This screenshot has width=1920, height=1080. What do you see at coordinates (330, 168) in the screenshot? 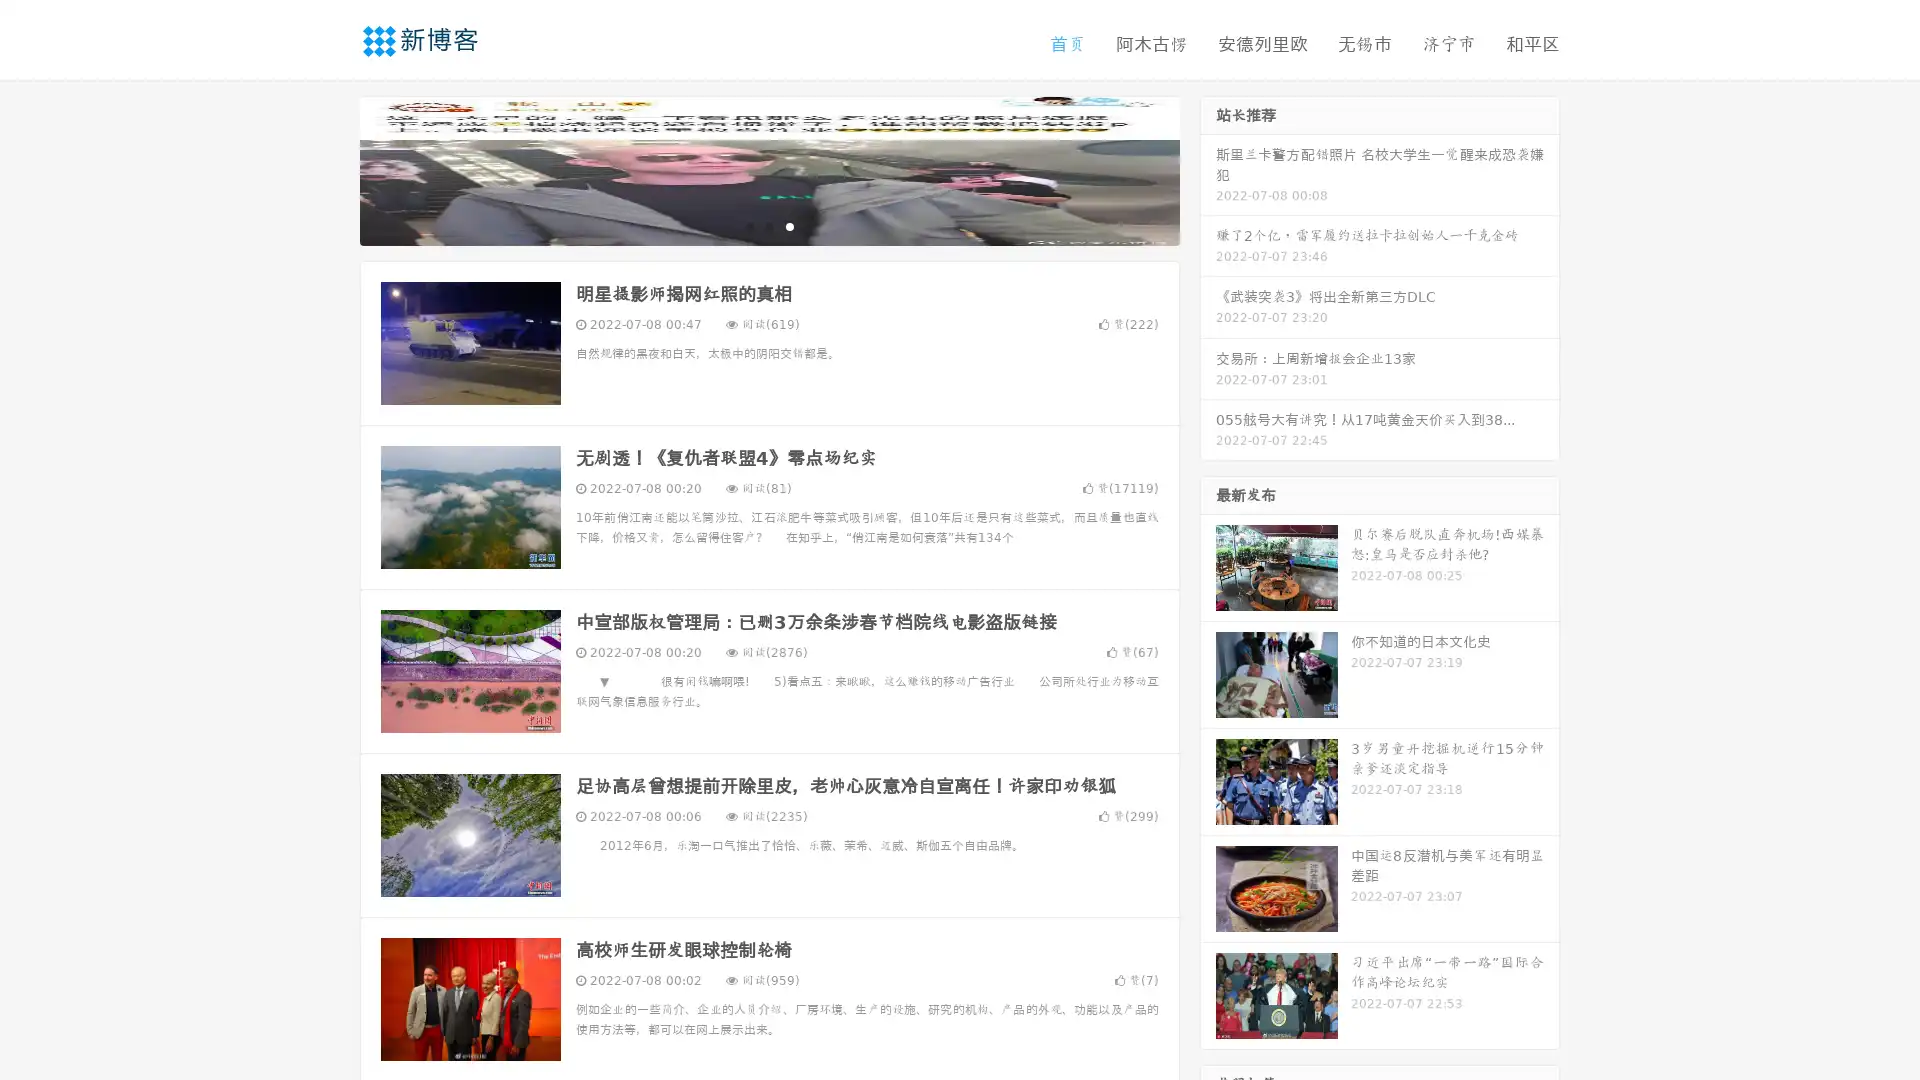
I see `Previous slide` at bounding box center [330, 168].